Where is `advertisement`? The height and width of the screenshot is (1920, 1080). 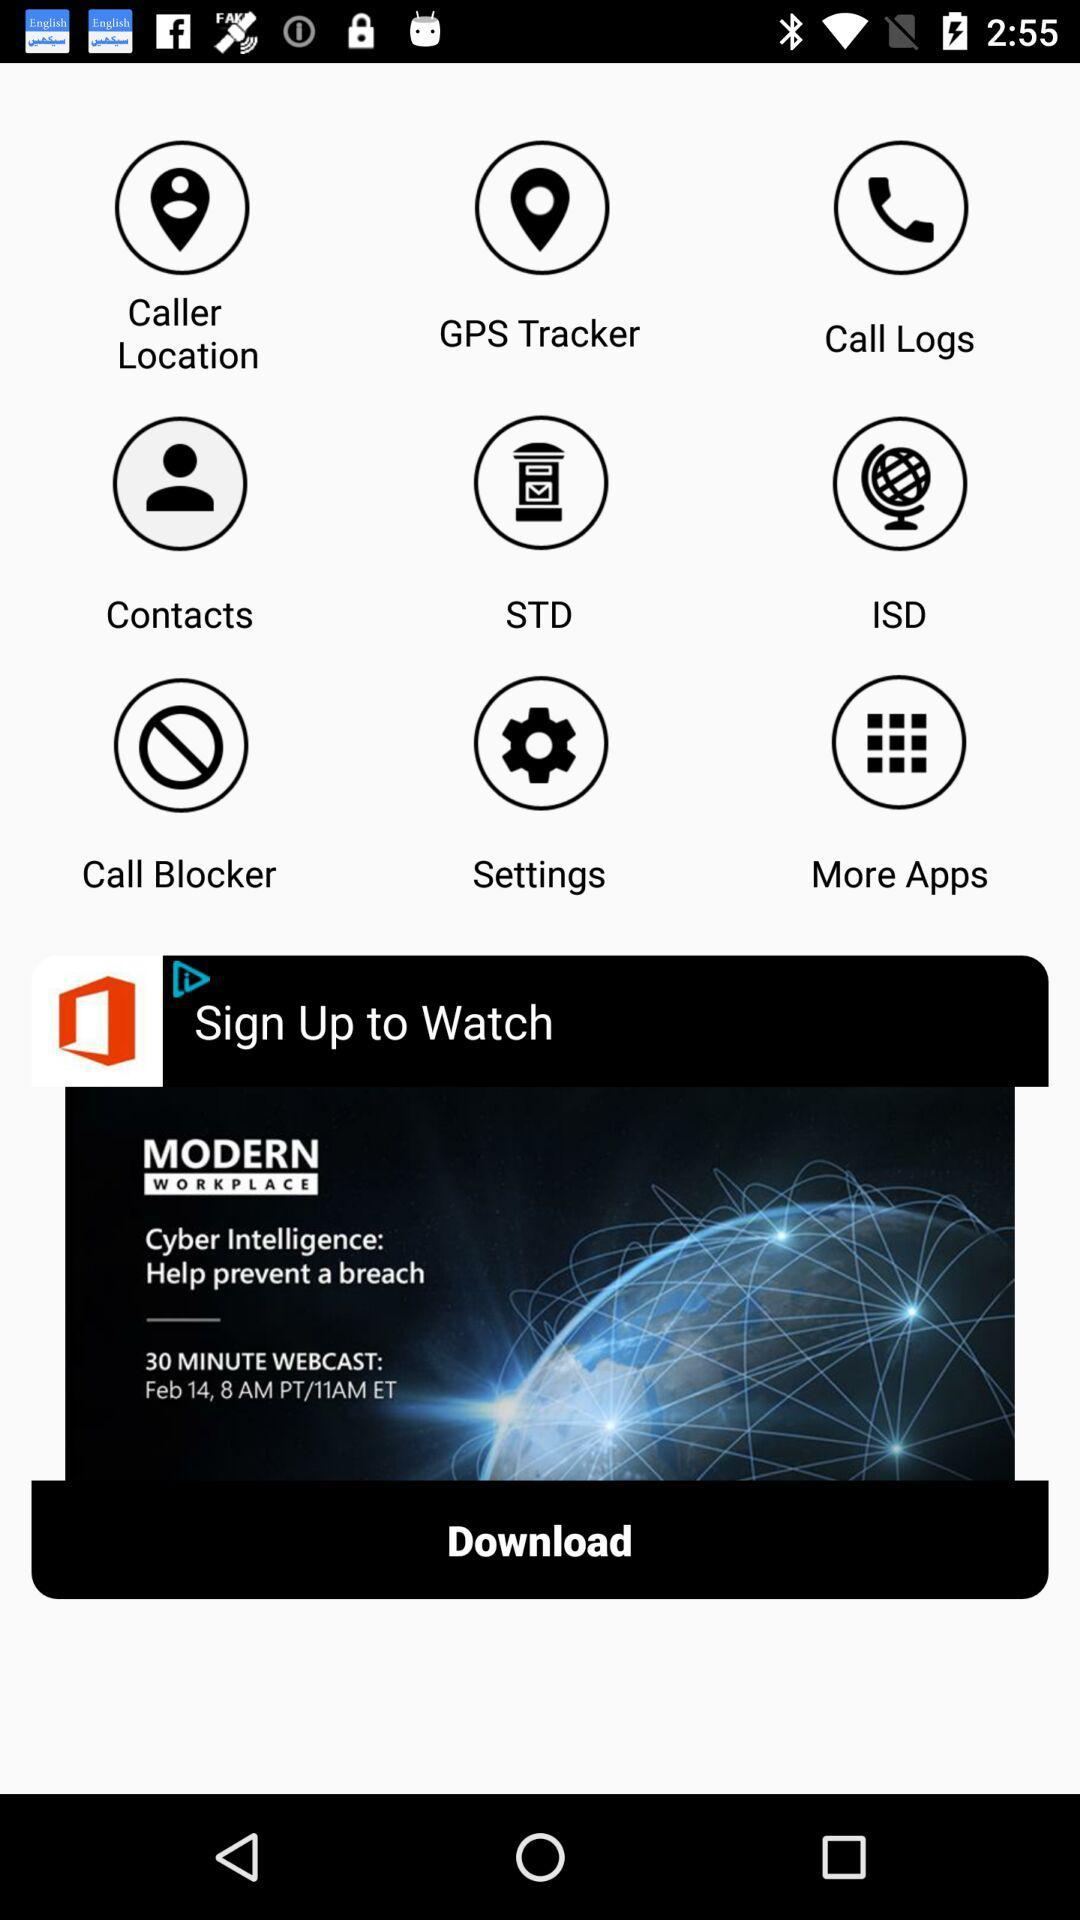 advertisement is located at coordinates (191, 979).